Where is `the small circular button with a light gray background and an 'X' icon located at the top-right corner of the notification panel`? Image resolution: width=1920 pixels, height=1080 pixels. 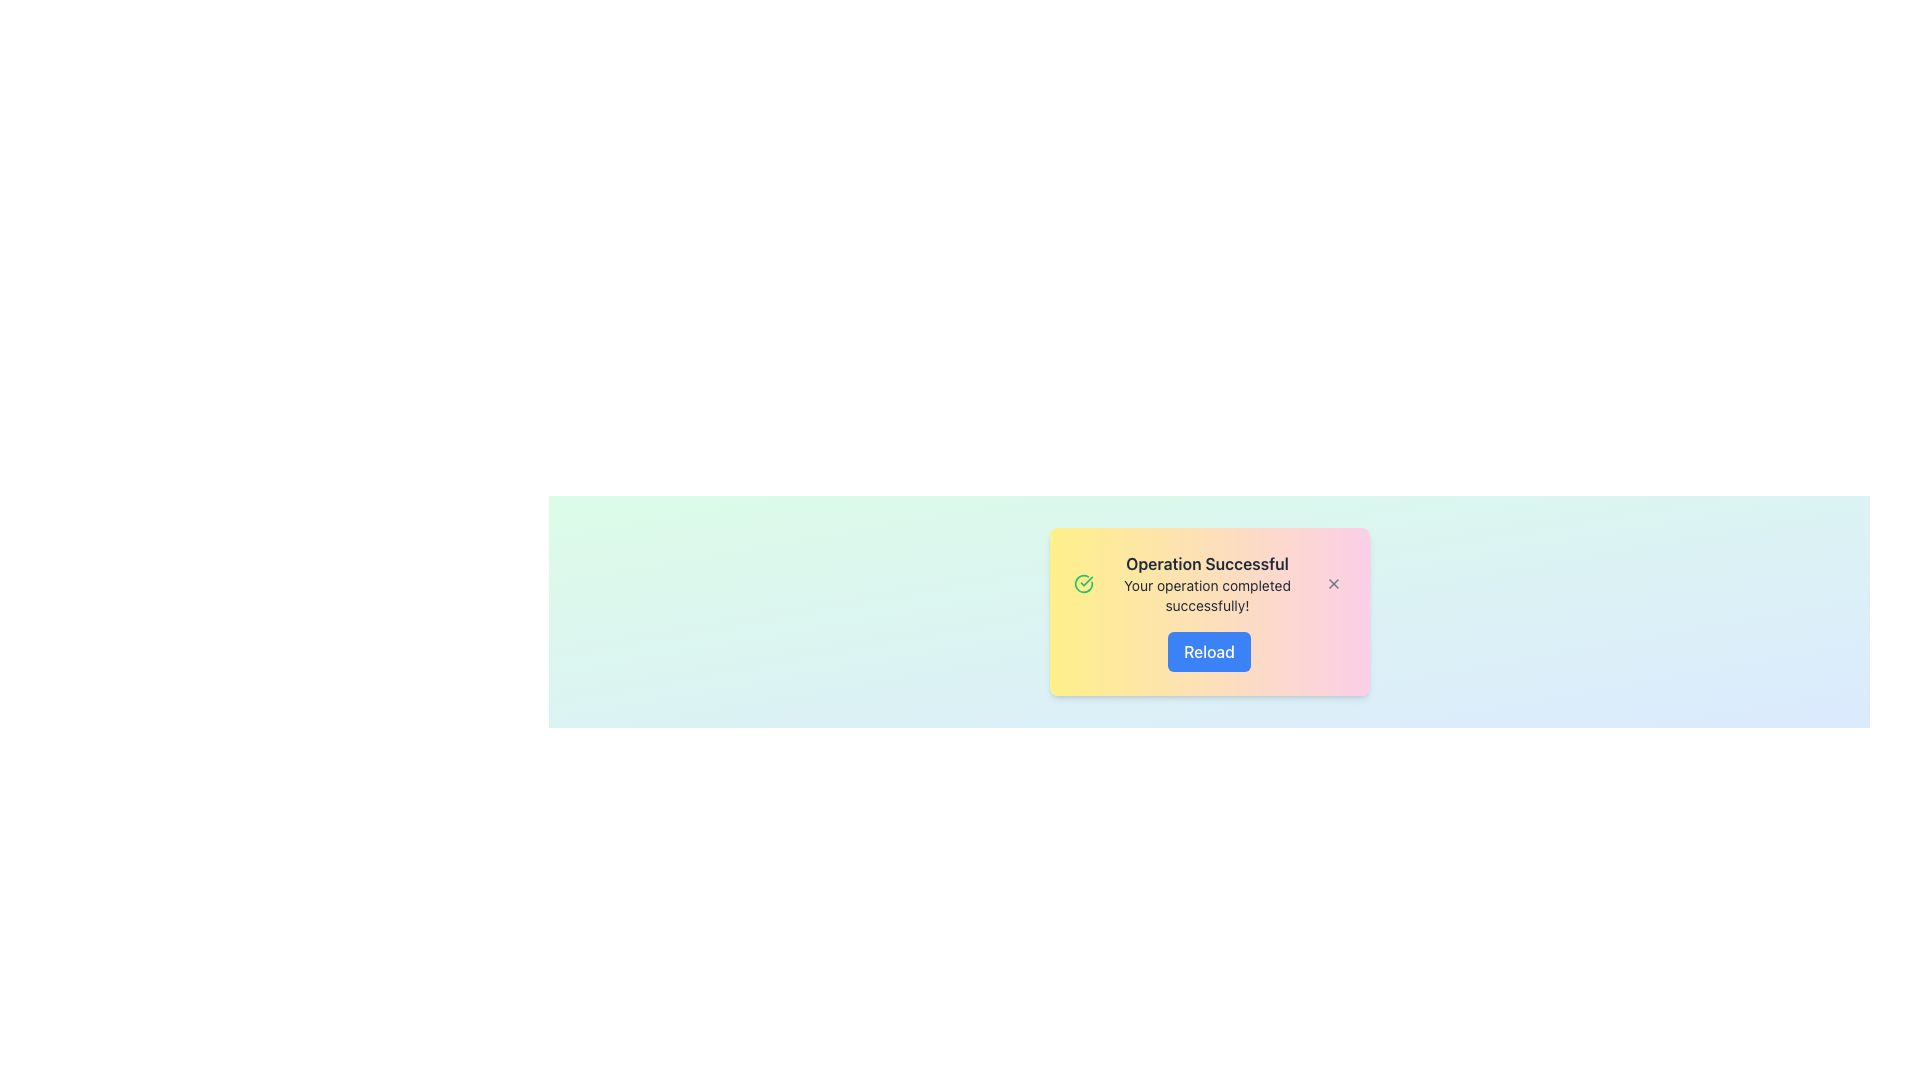
the small circular button with a light gray background and an 'X' icon located at the top-right corner of the notification panel is located at coordinates (1333, 583).